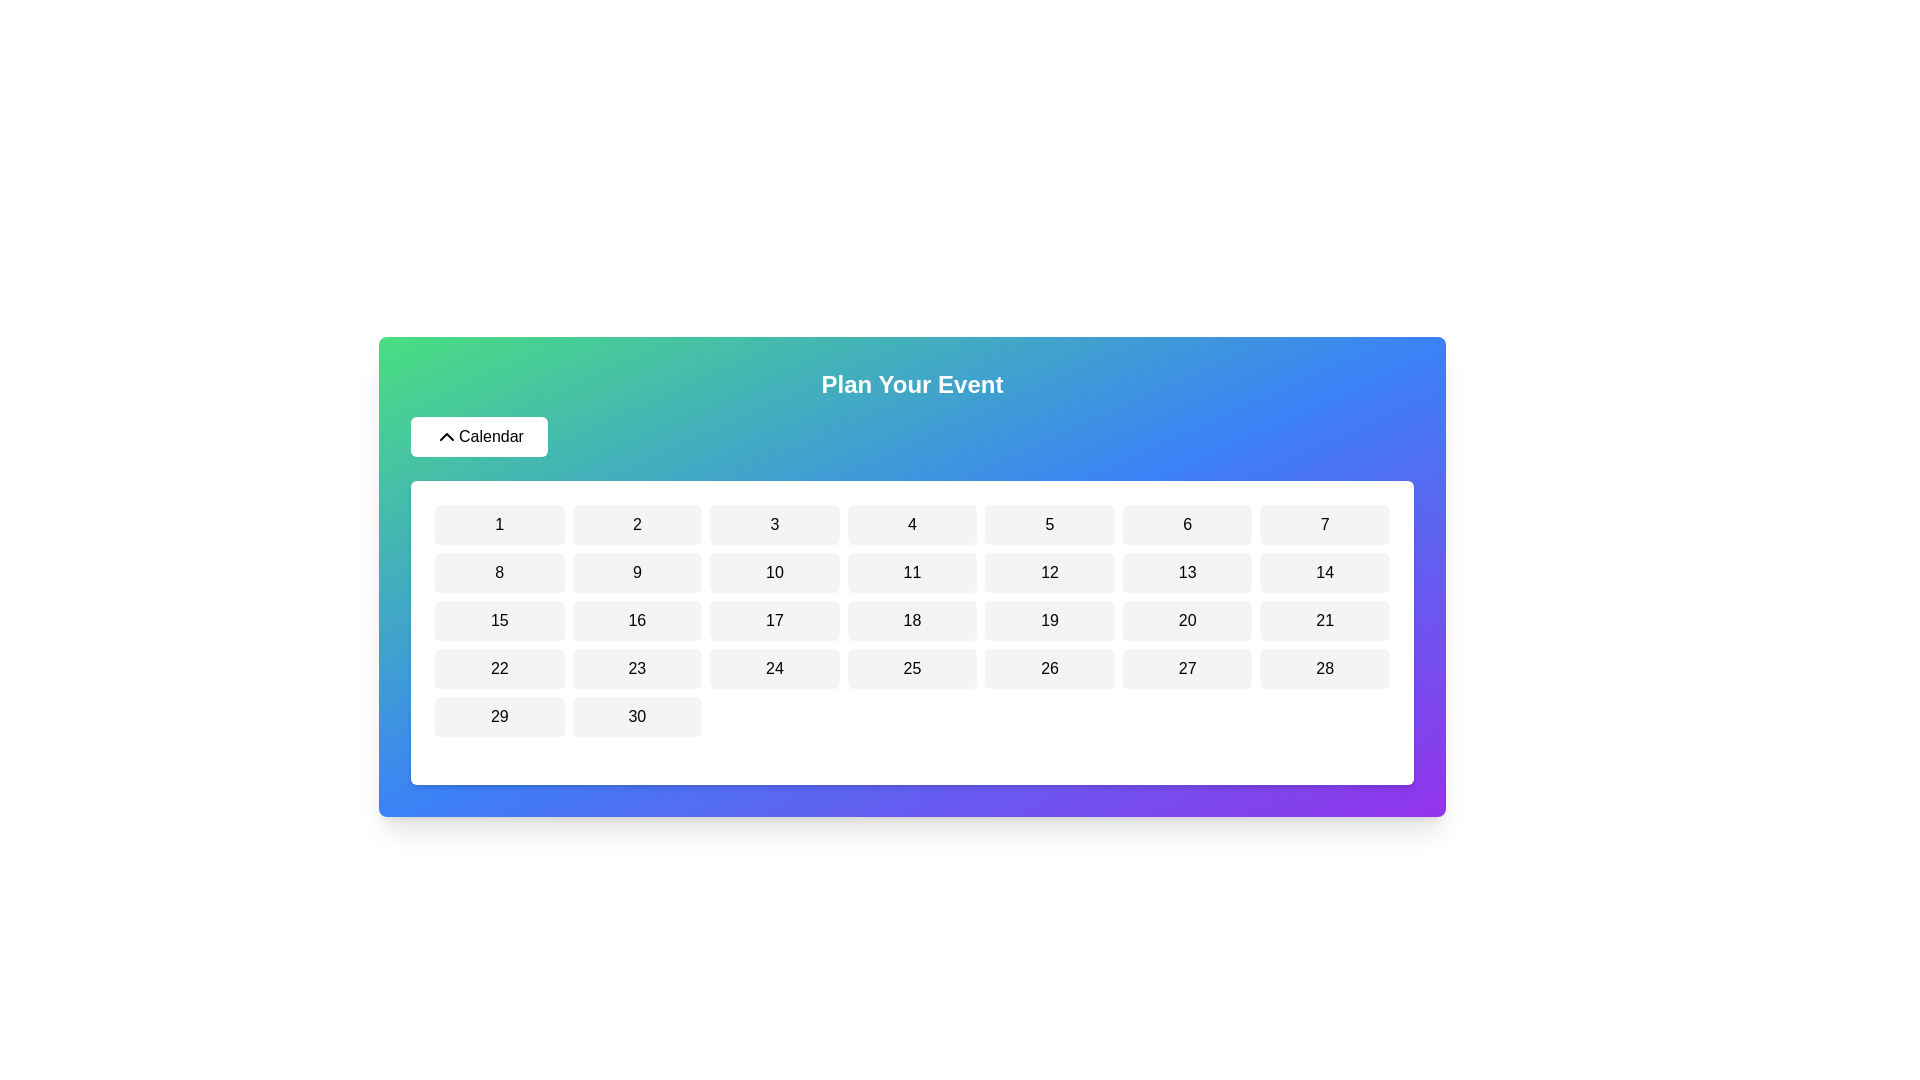 This screenshot has height=1080, width=1920. I want to click on the rectangular button labeled '13' with a light gray background, so click(1187, 573).